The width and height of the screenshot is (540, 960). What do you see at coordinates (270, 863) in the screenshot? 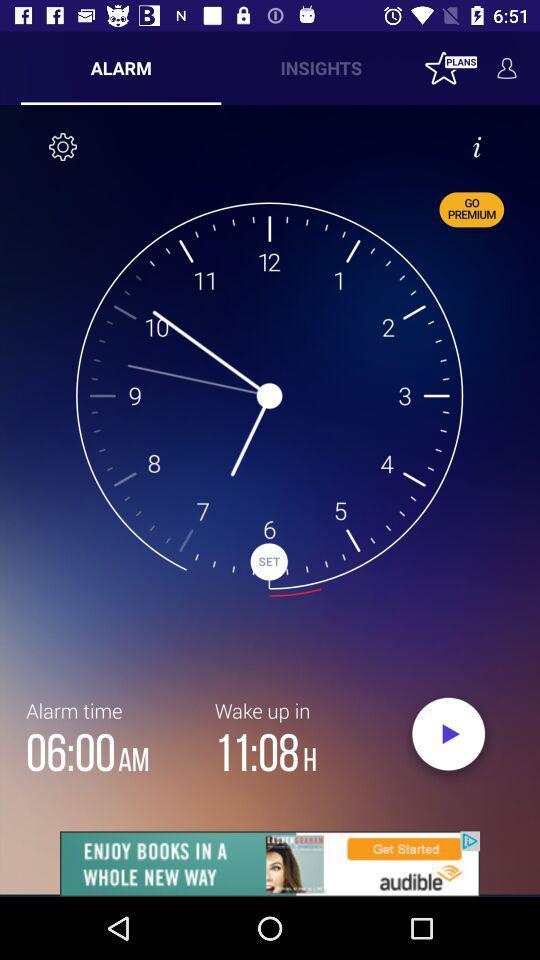
I see `book advertisement` at bounding box center [270, 863].